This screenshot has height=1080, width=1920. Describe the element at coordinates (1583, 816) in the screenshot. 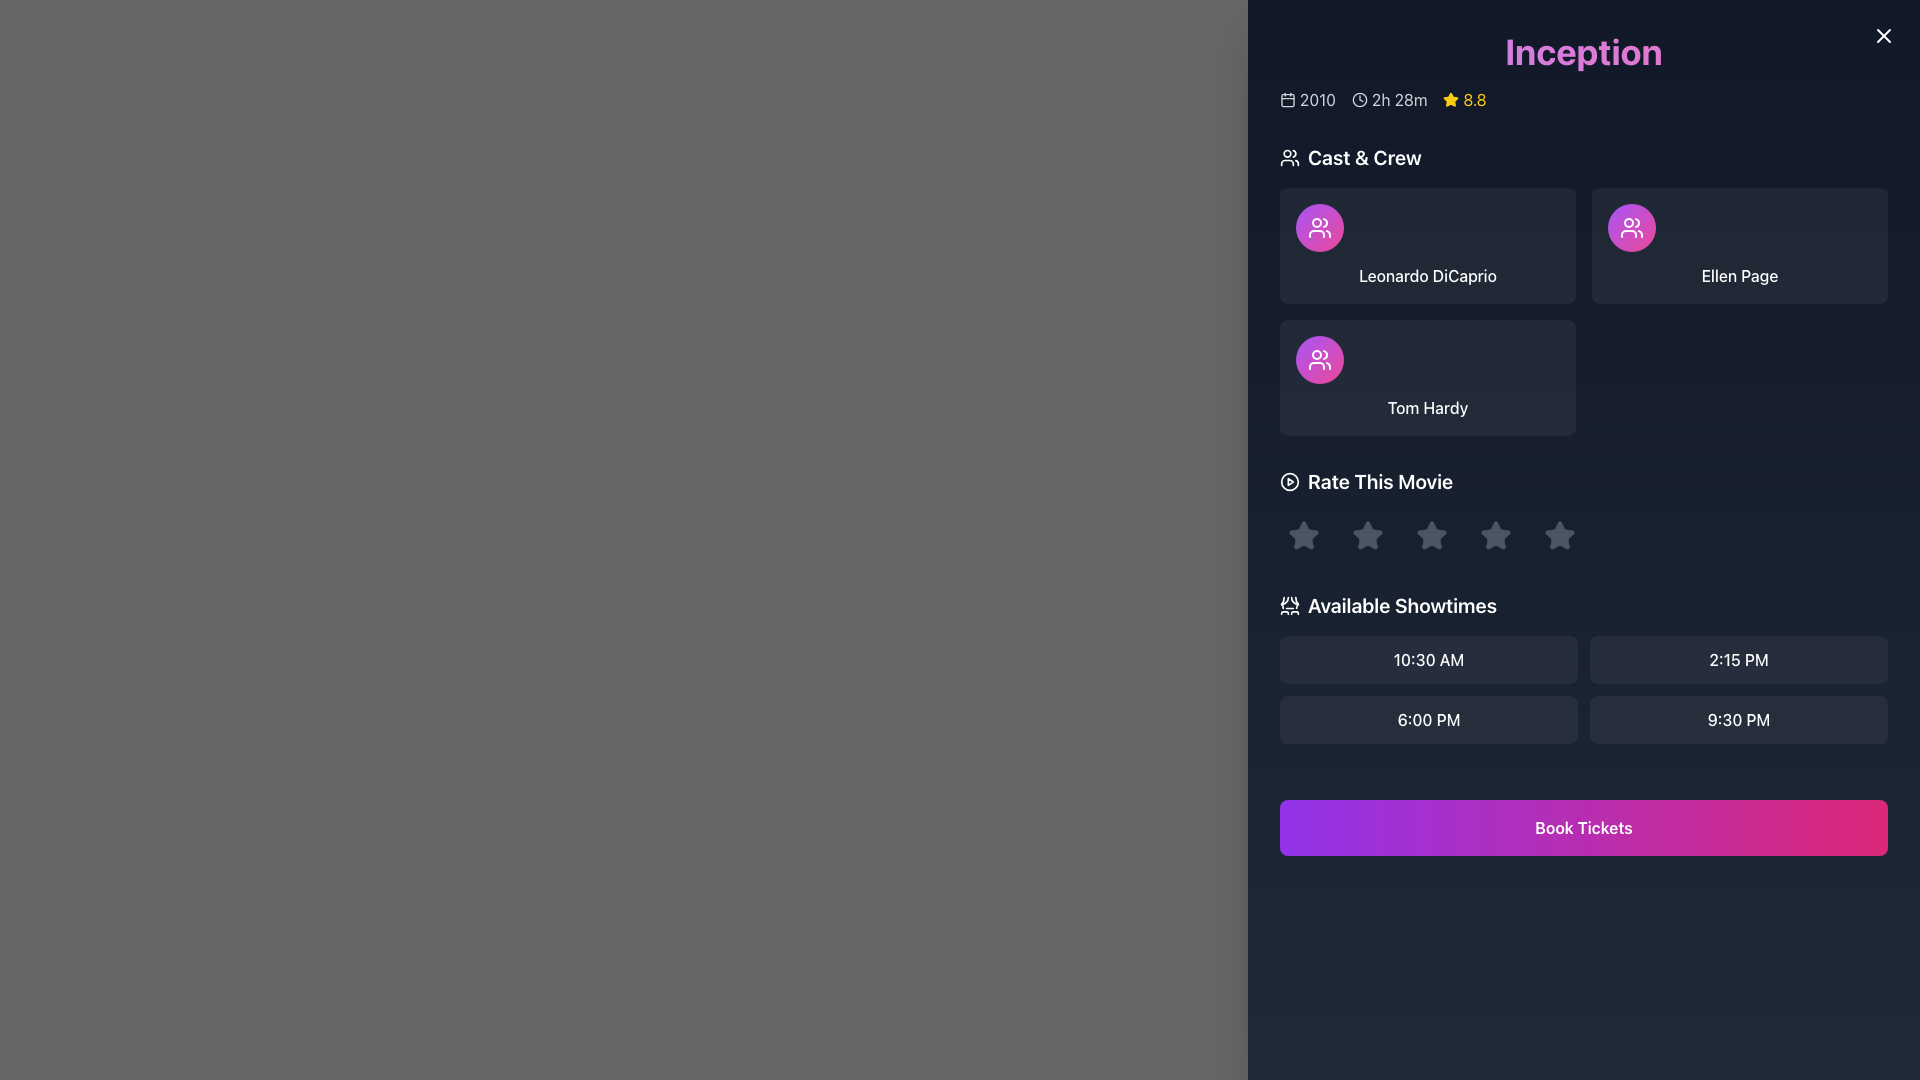

I see `the rectangular button labeled 'Book Tickets' with a gradient from purple to pink` at that location.